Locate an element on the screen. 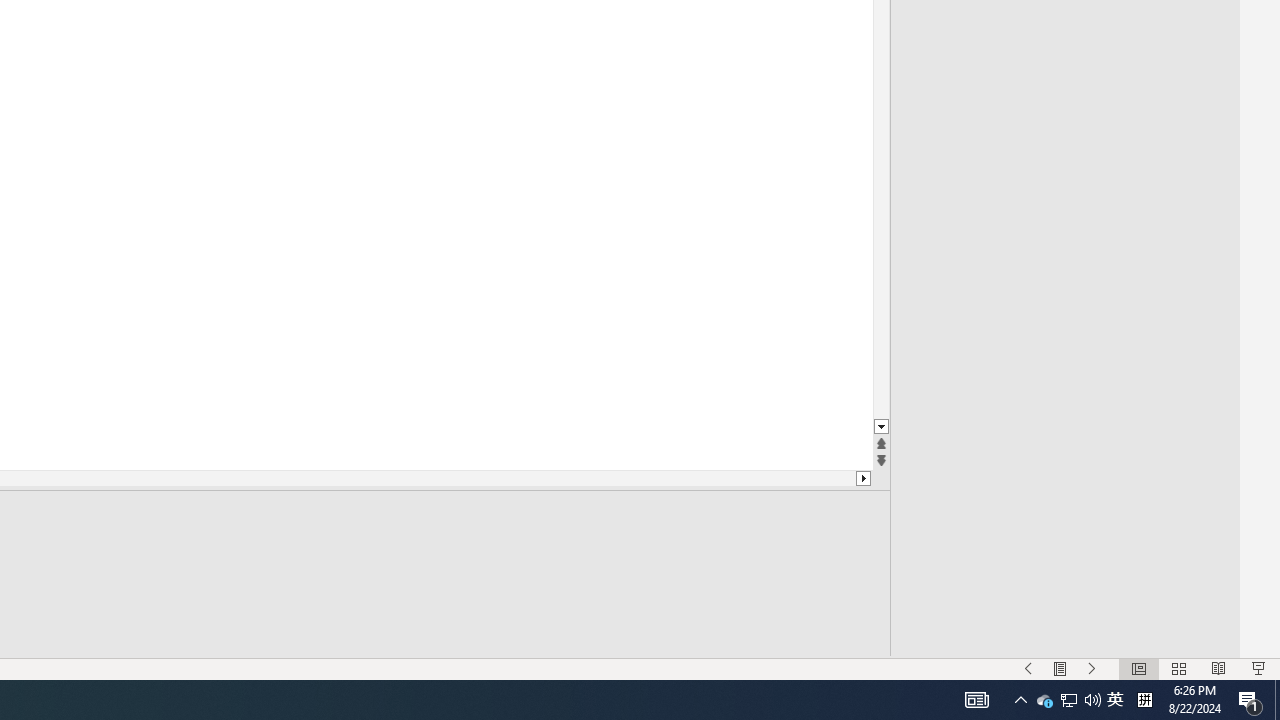 The image size is (1280, 720). 'Slide Show Previous On' is located at coordinates (1028, 669).